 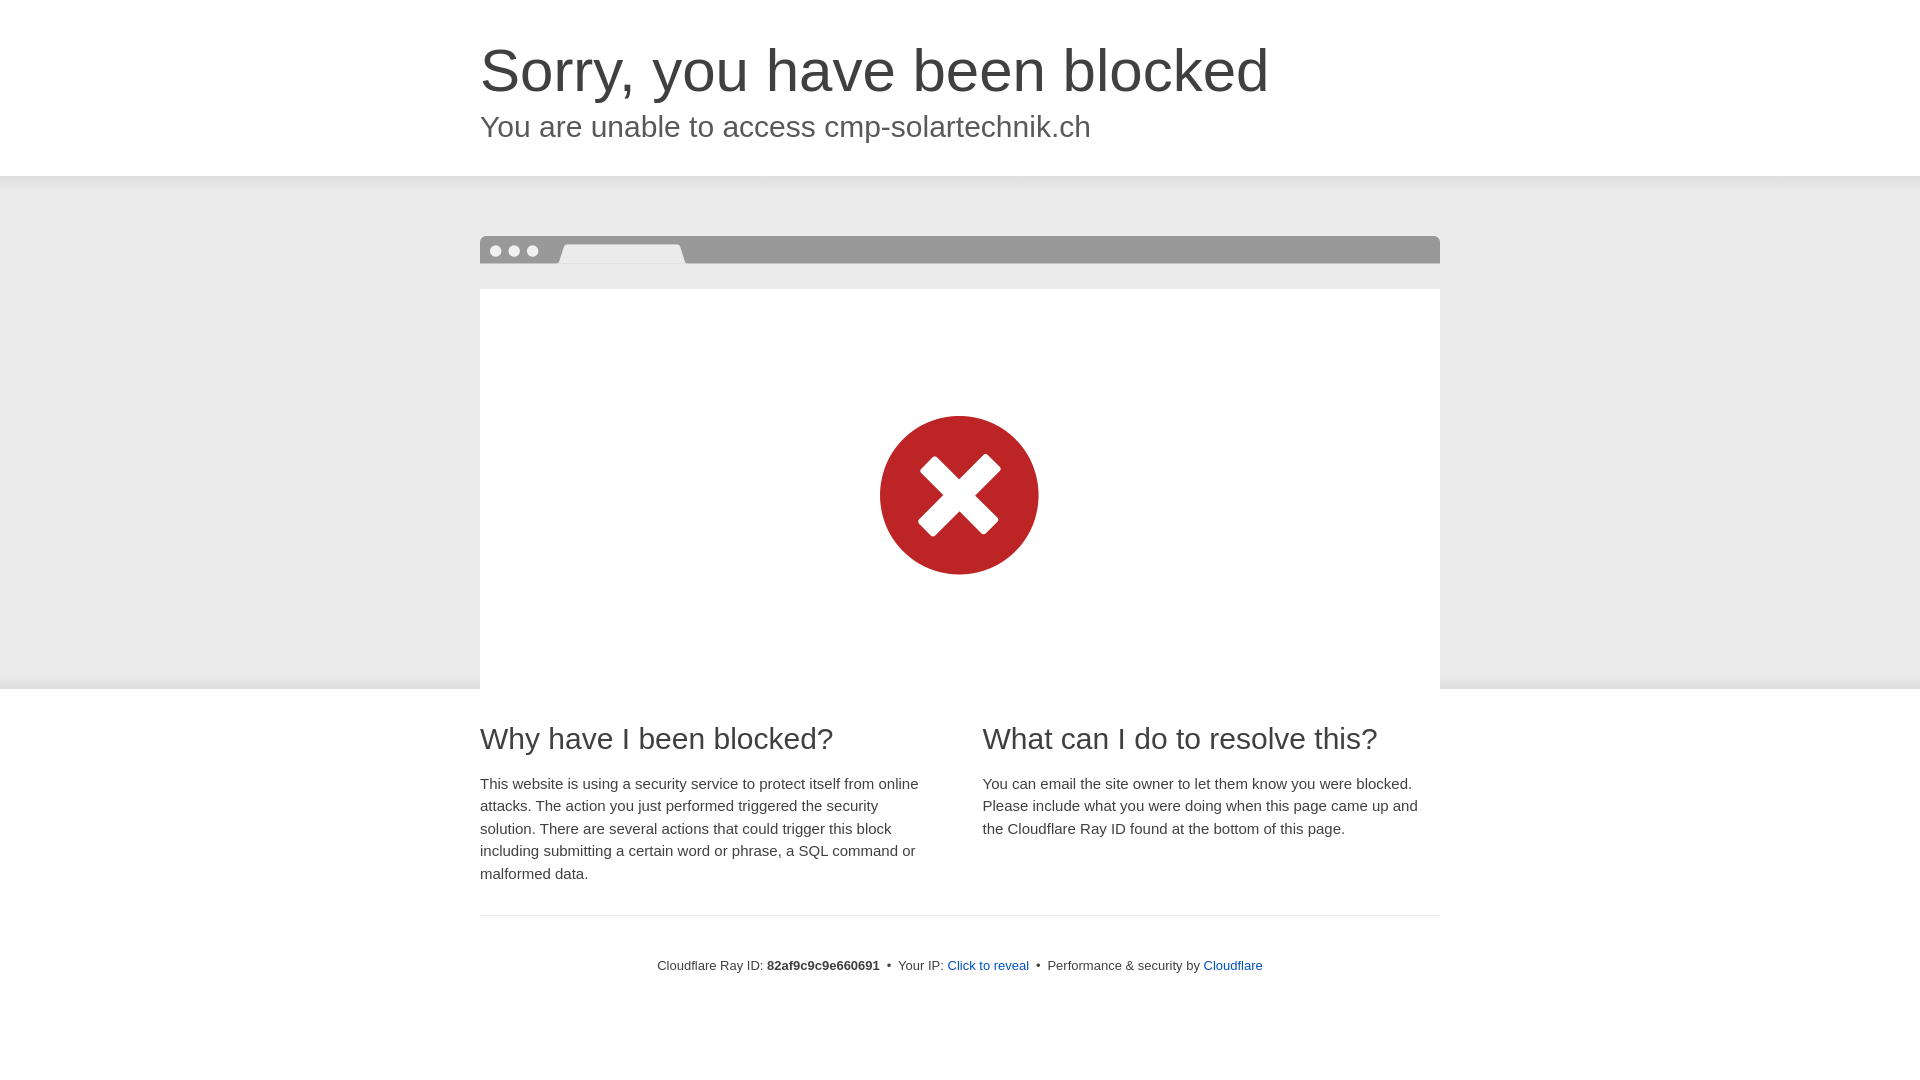 What do you see at coordinates (947, 964) in the screenshot?
I see `'Click to reveal'` at bounding box center [947, 964].